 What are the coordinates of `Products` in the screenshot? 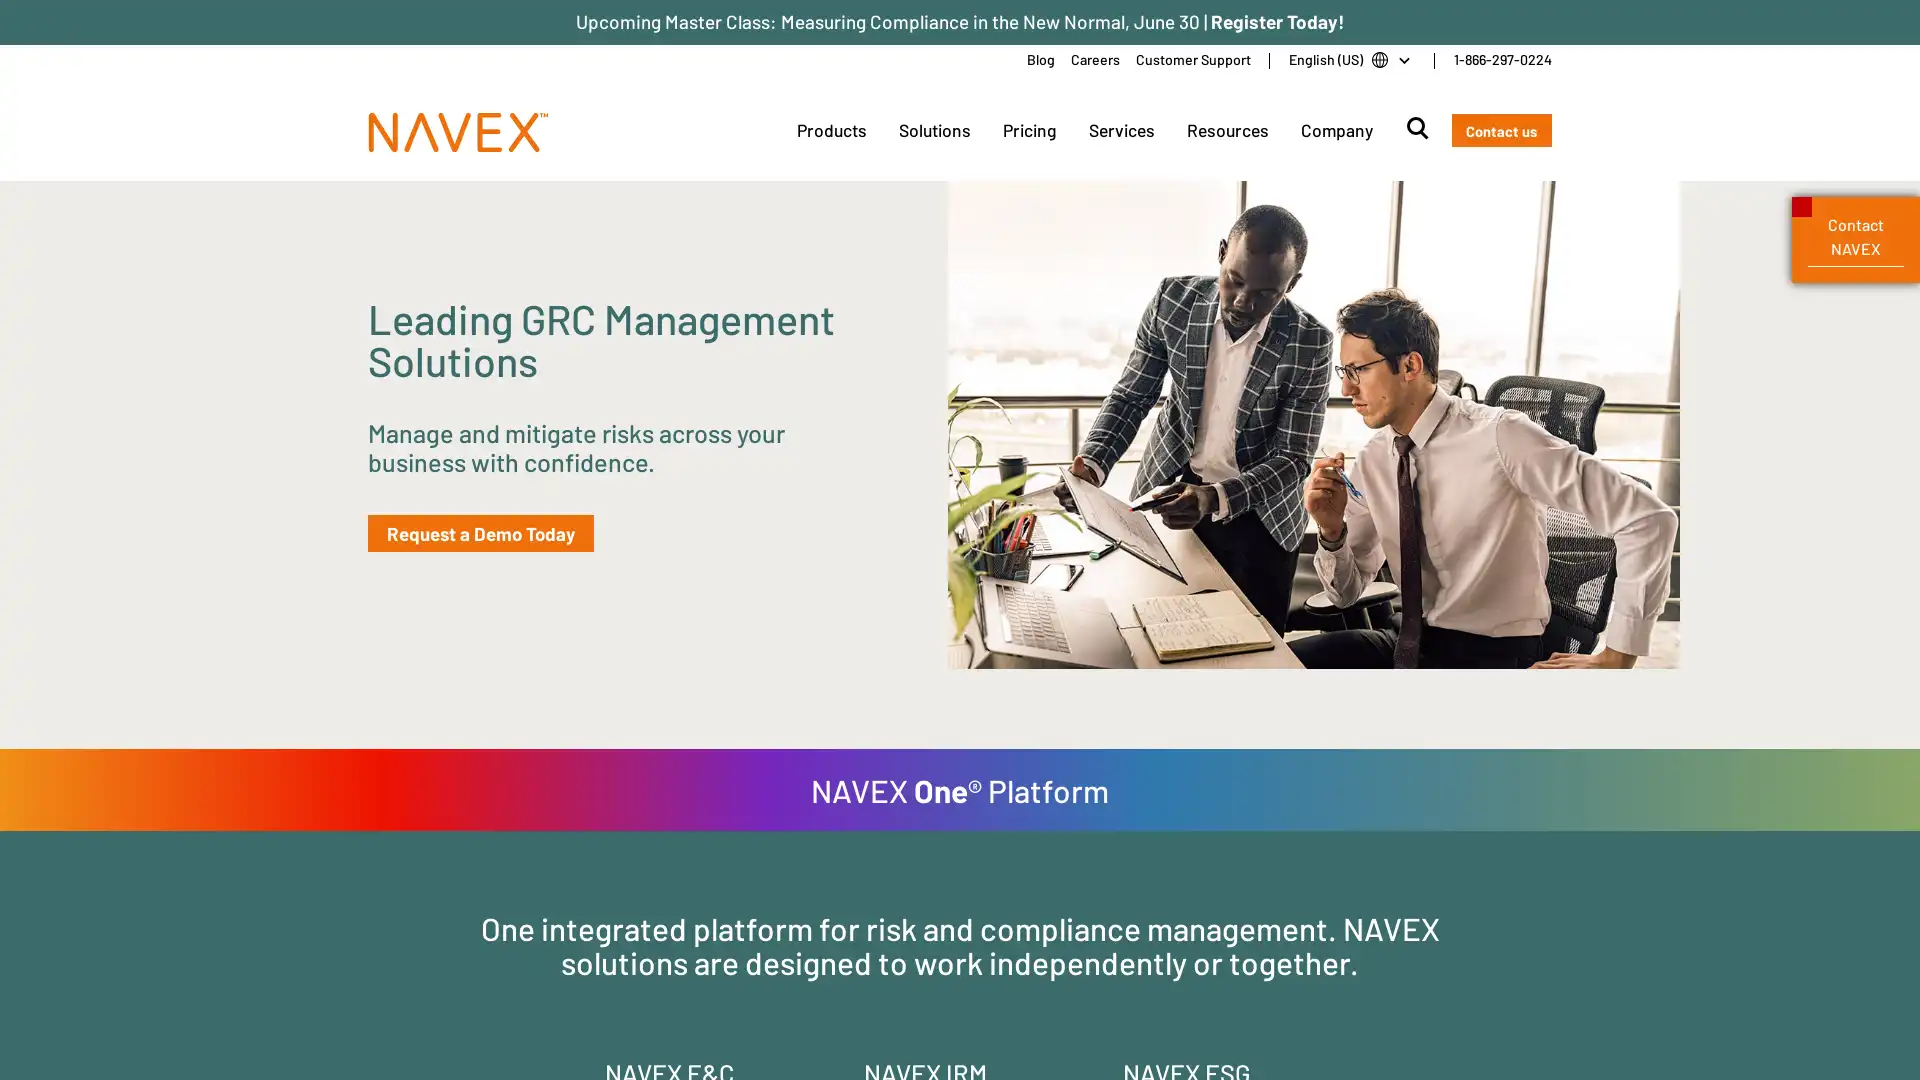 It's located at (830, 130).